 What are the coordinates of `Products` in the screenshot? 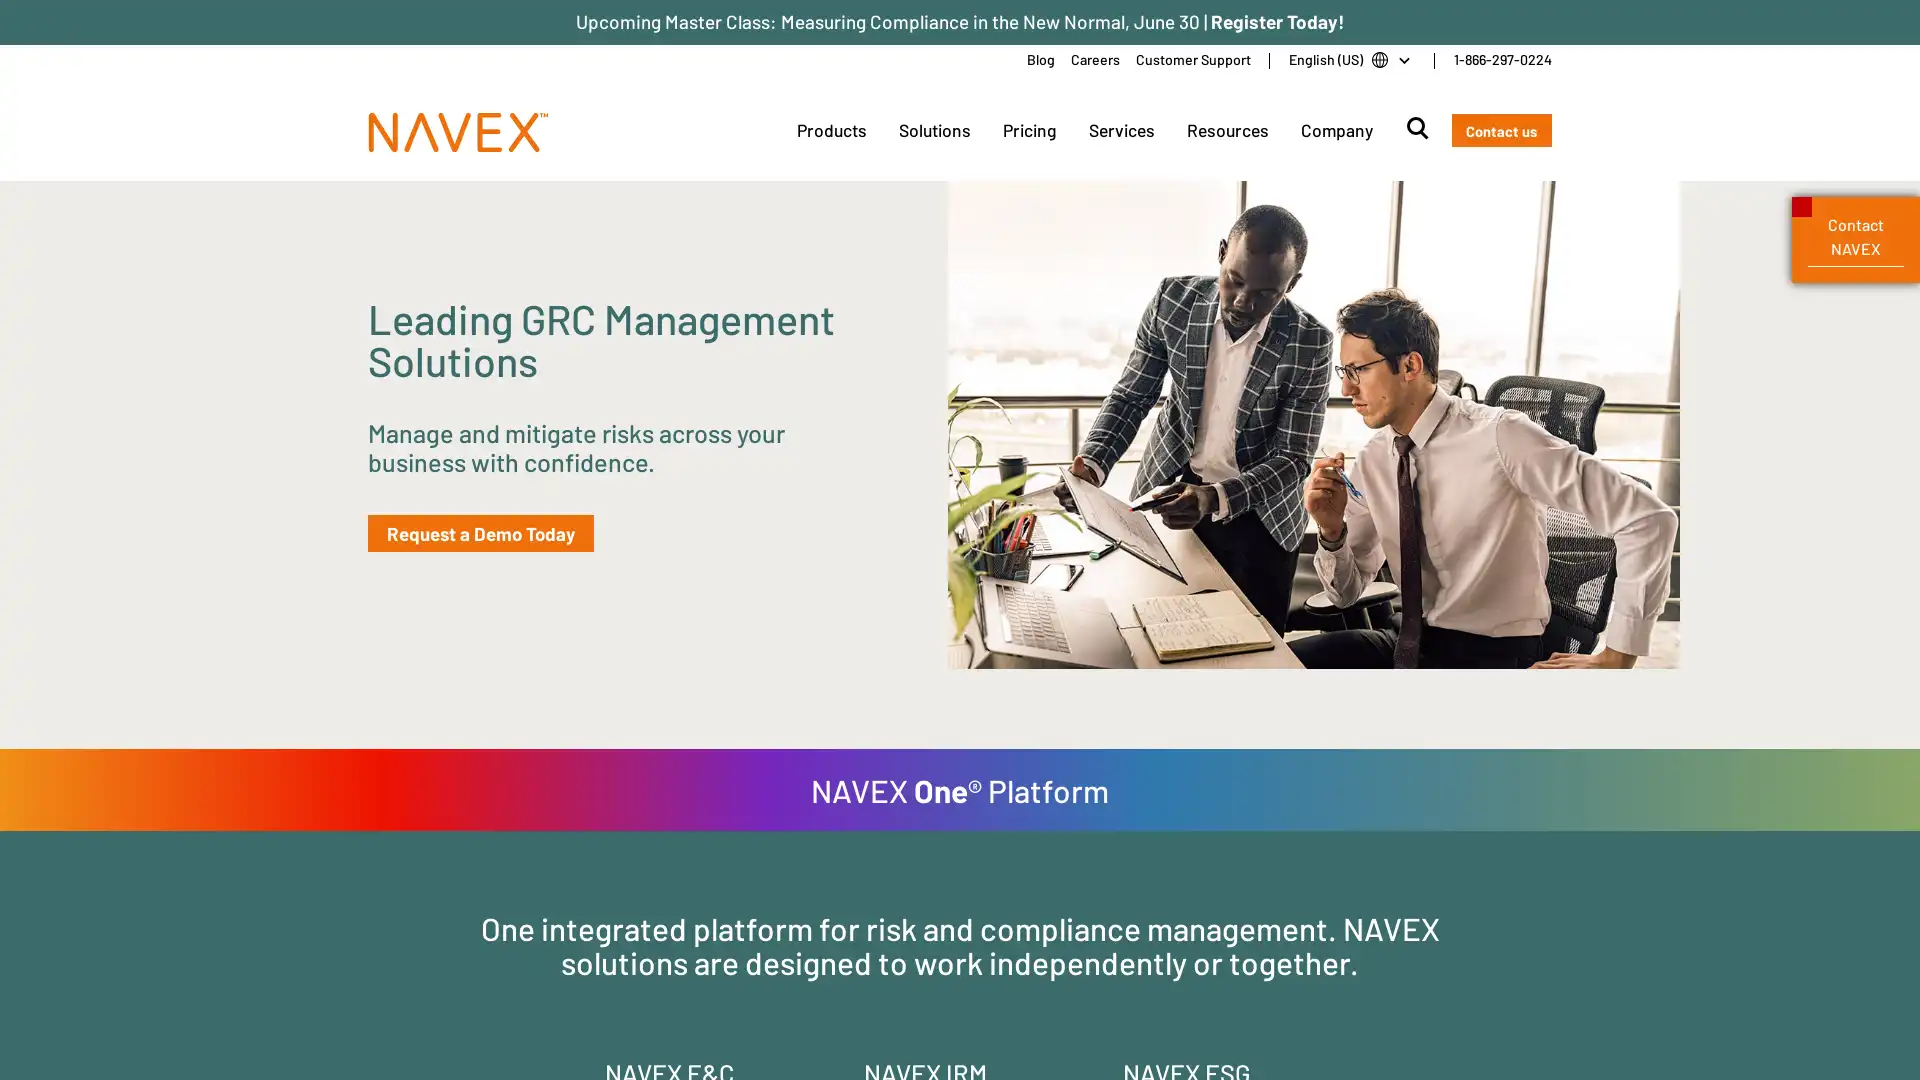 It's located at (830, 130).